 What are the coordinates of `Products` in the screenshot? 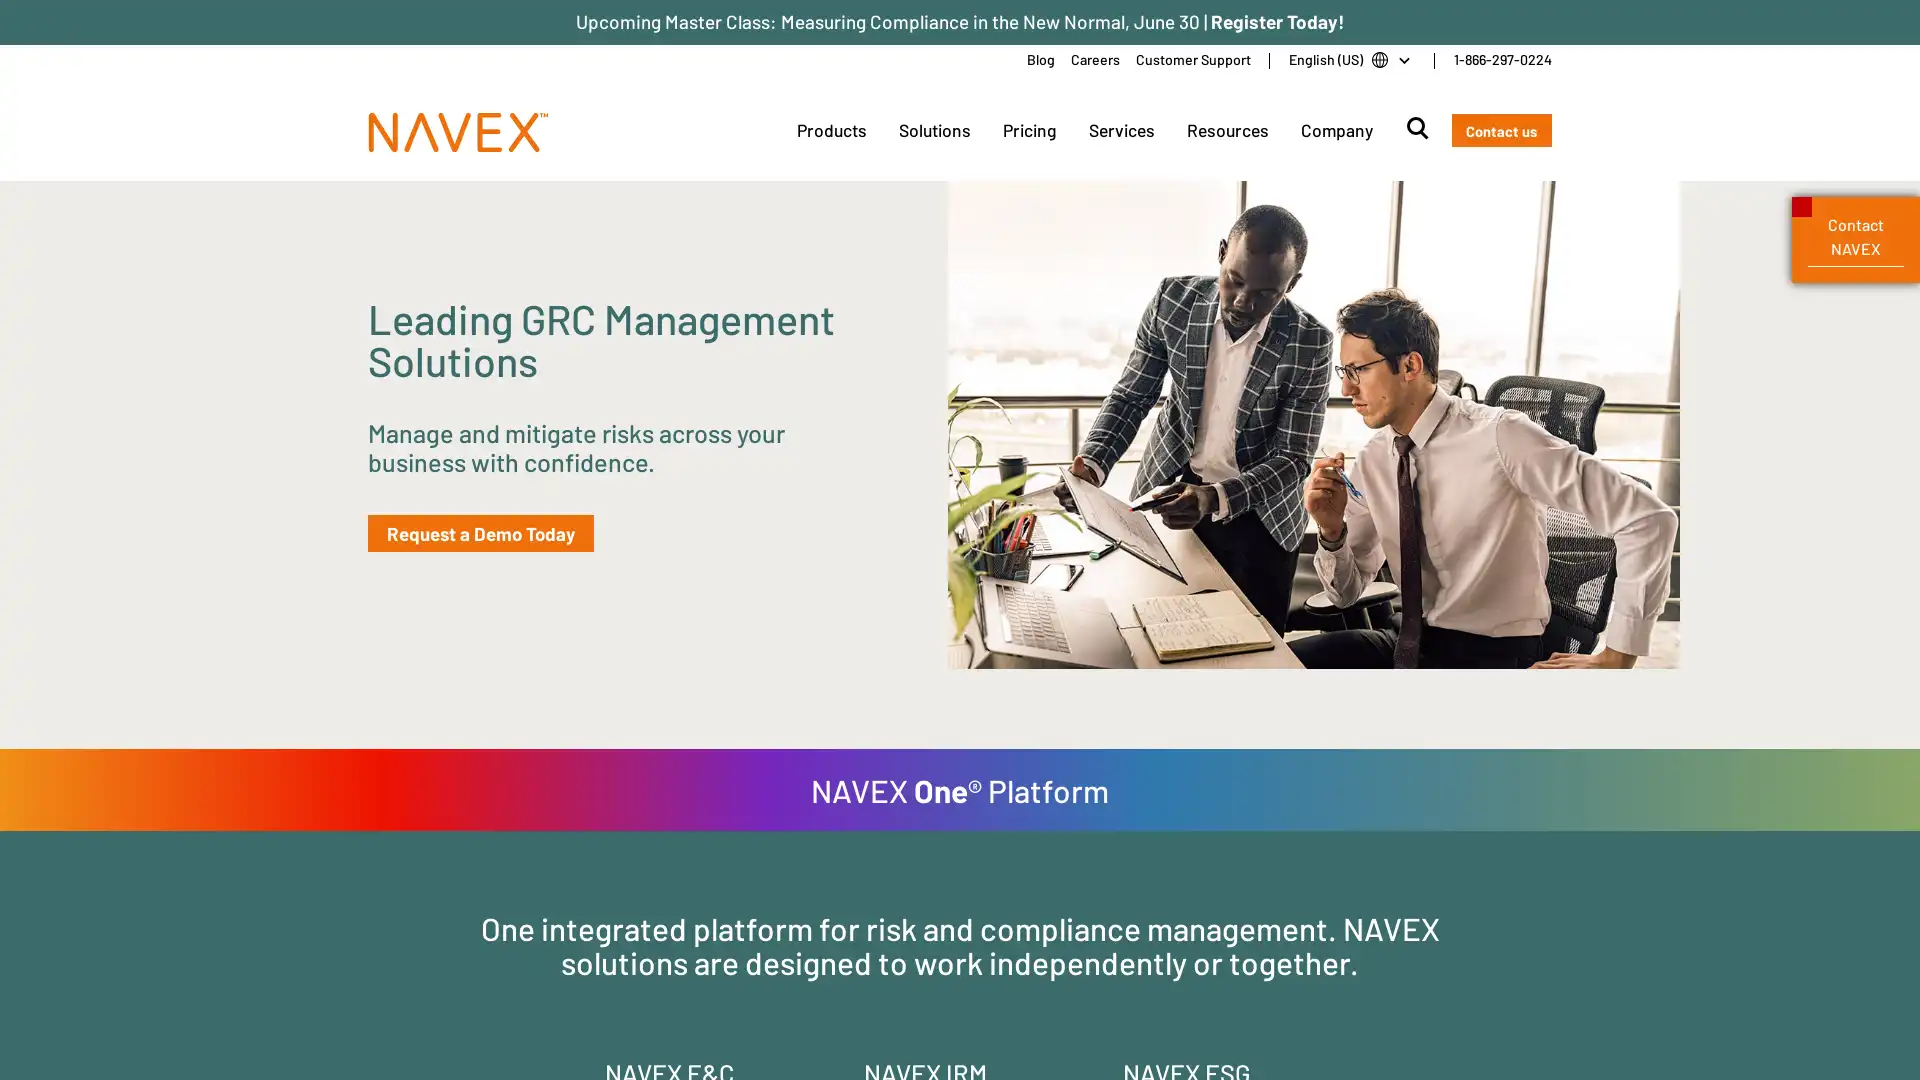 It's located at (830, 130).